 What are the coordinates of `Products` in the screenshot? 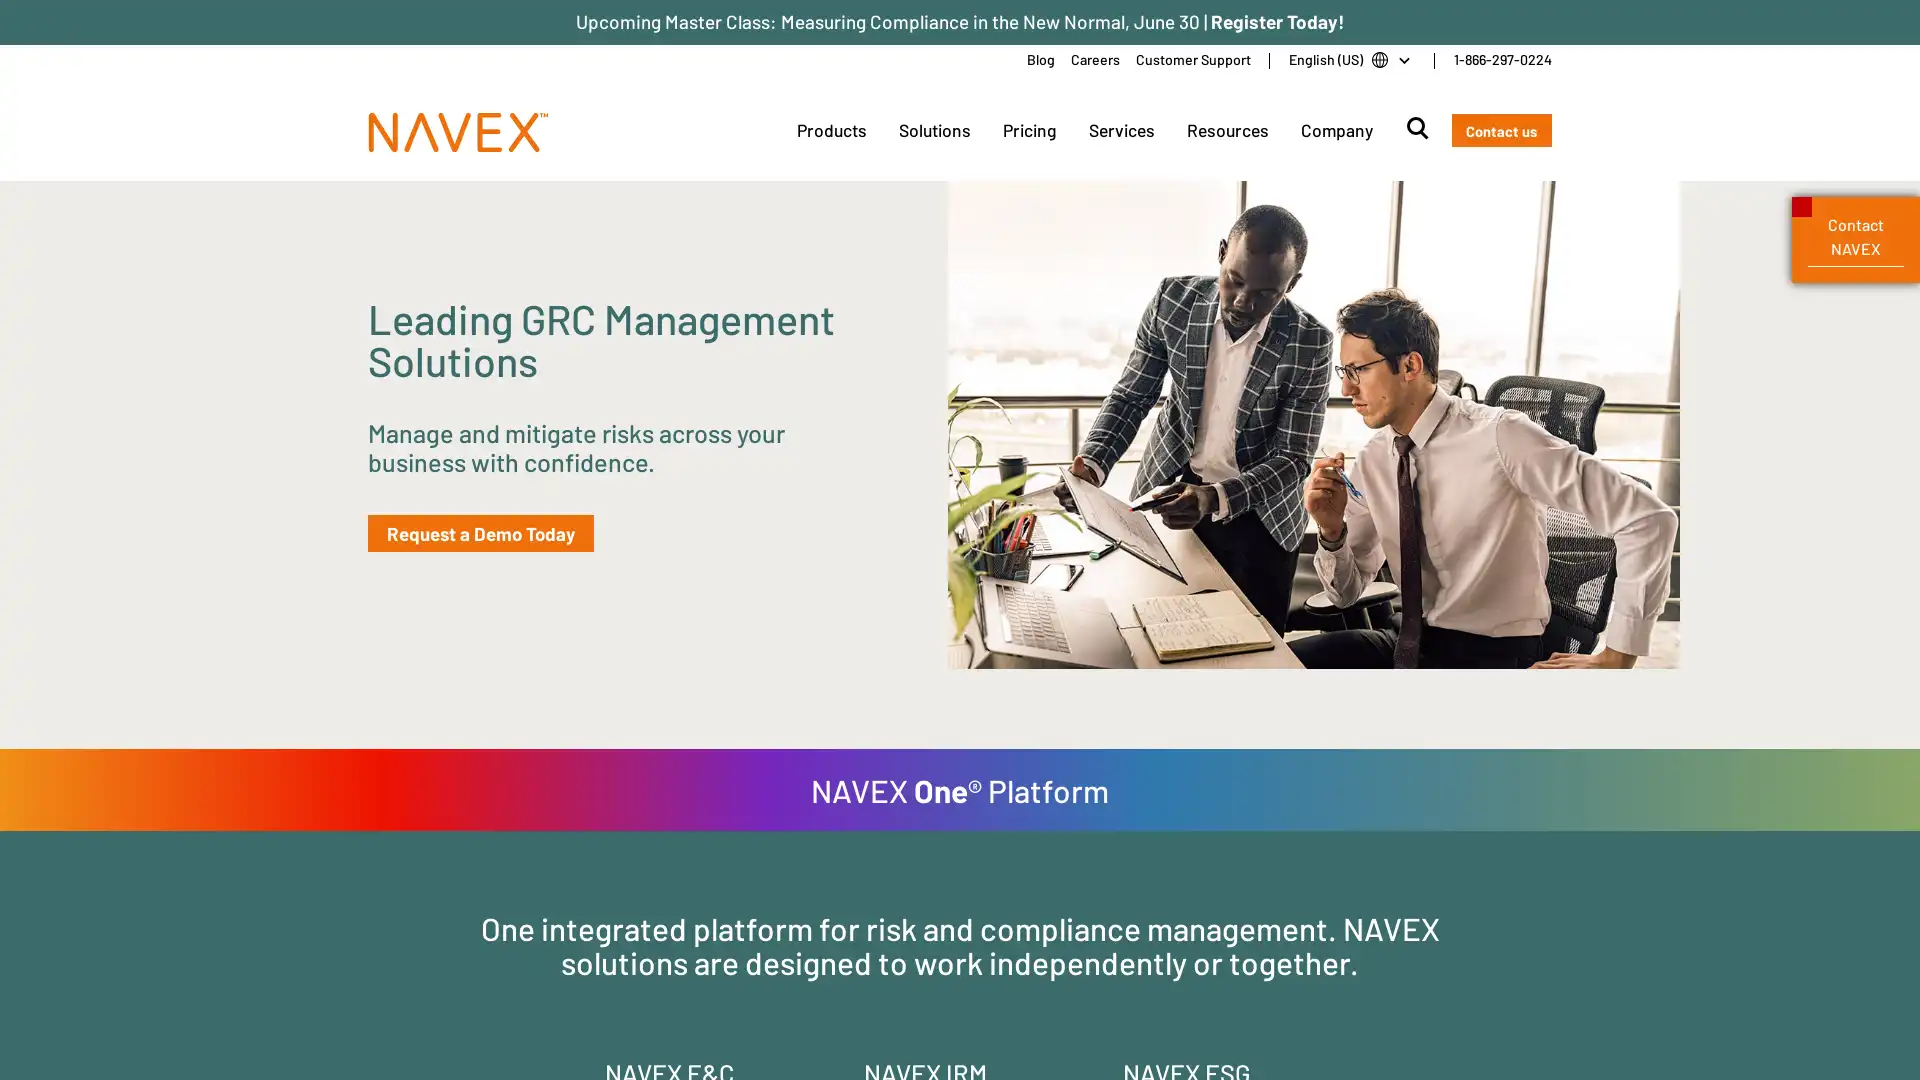 It's located at (830, 130).